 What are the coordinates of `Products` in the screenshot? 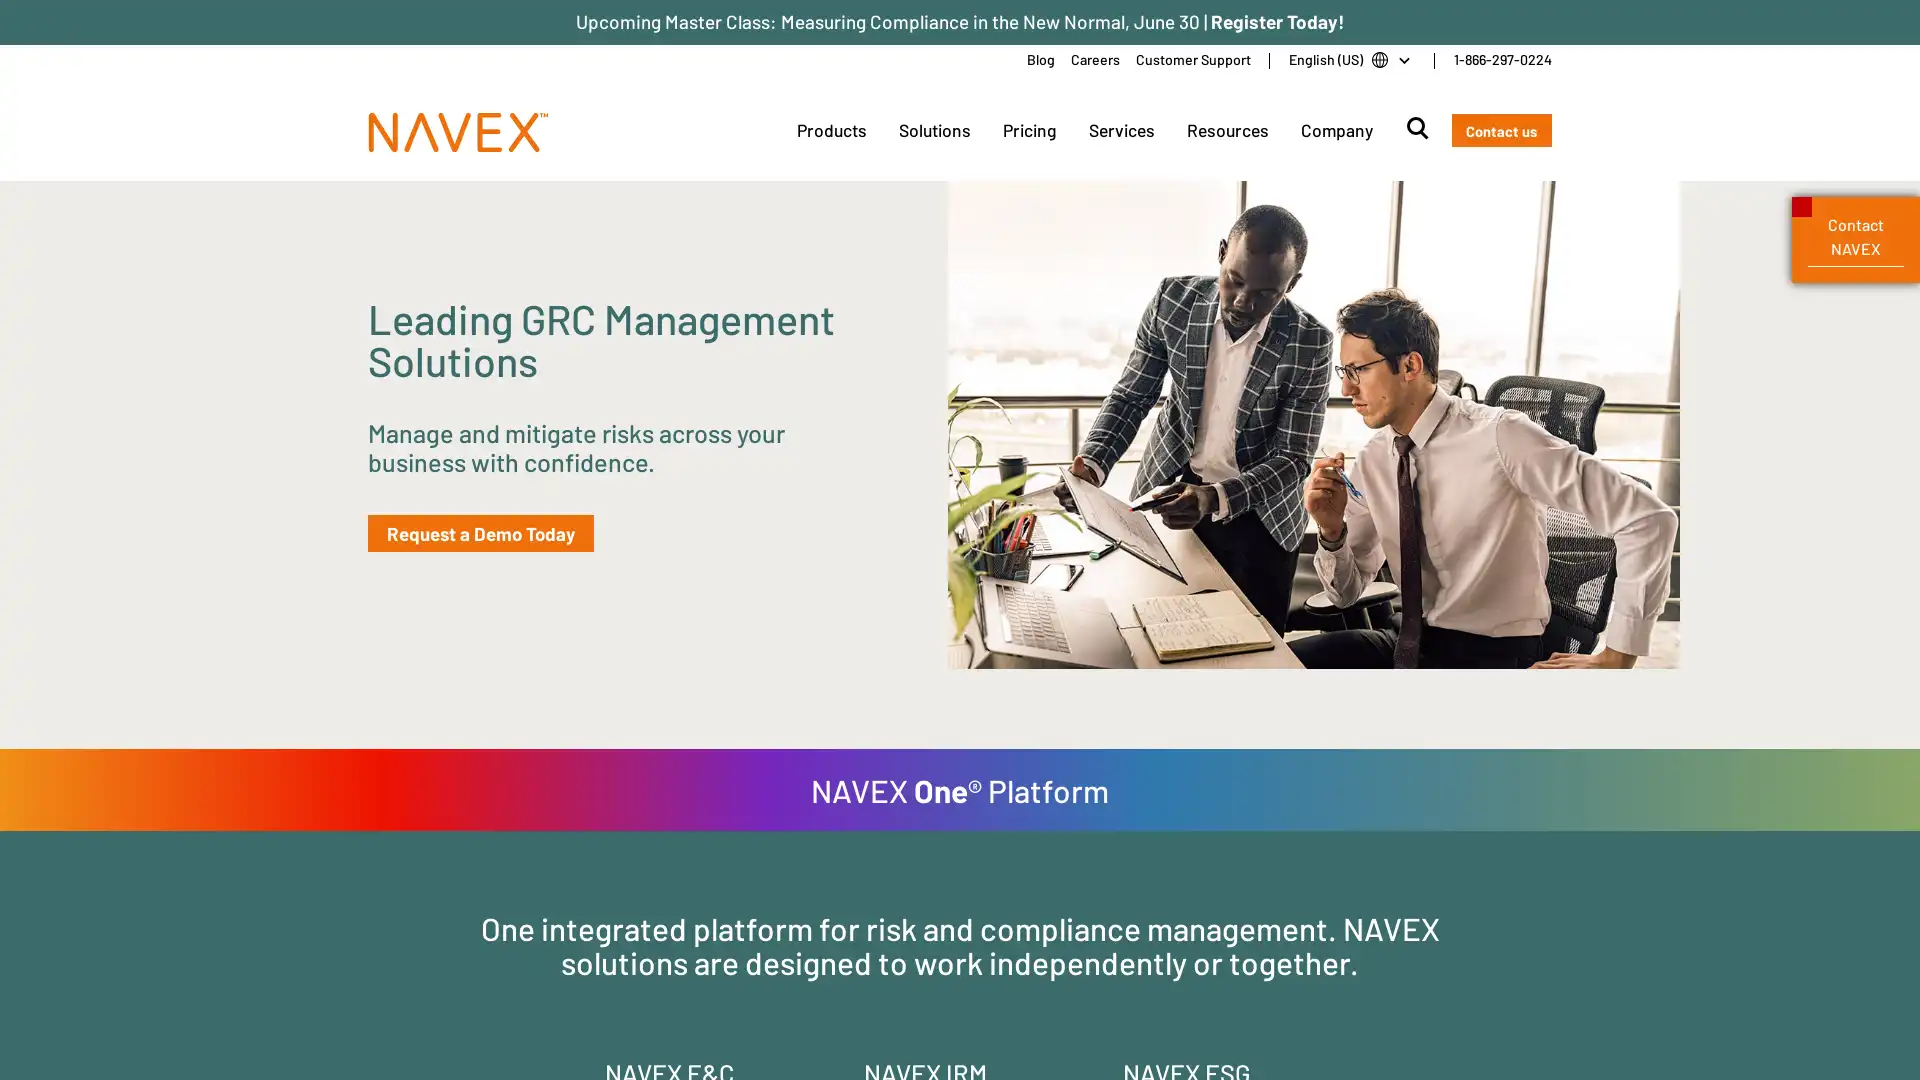 It's located at (830, 130).